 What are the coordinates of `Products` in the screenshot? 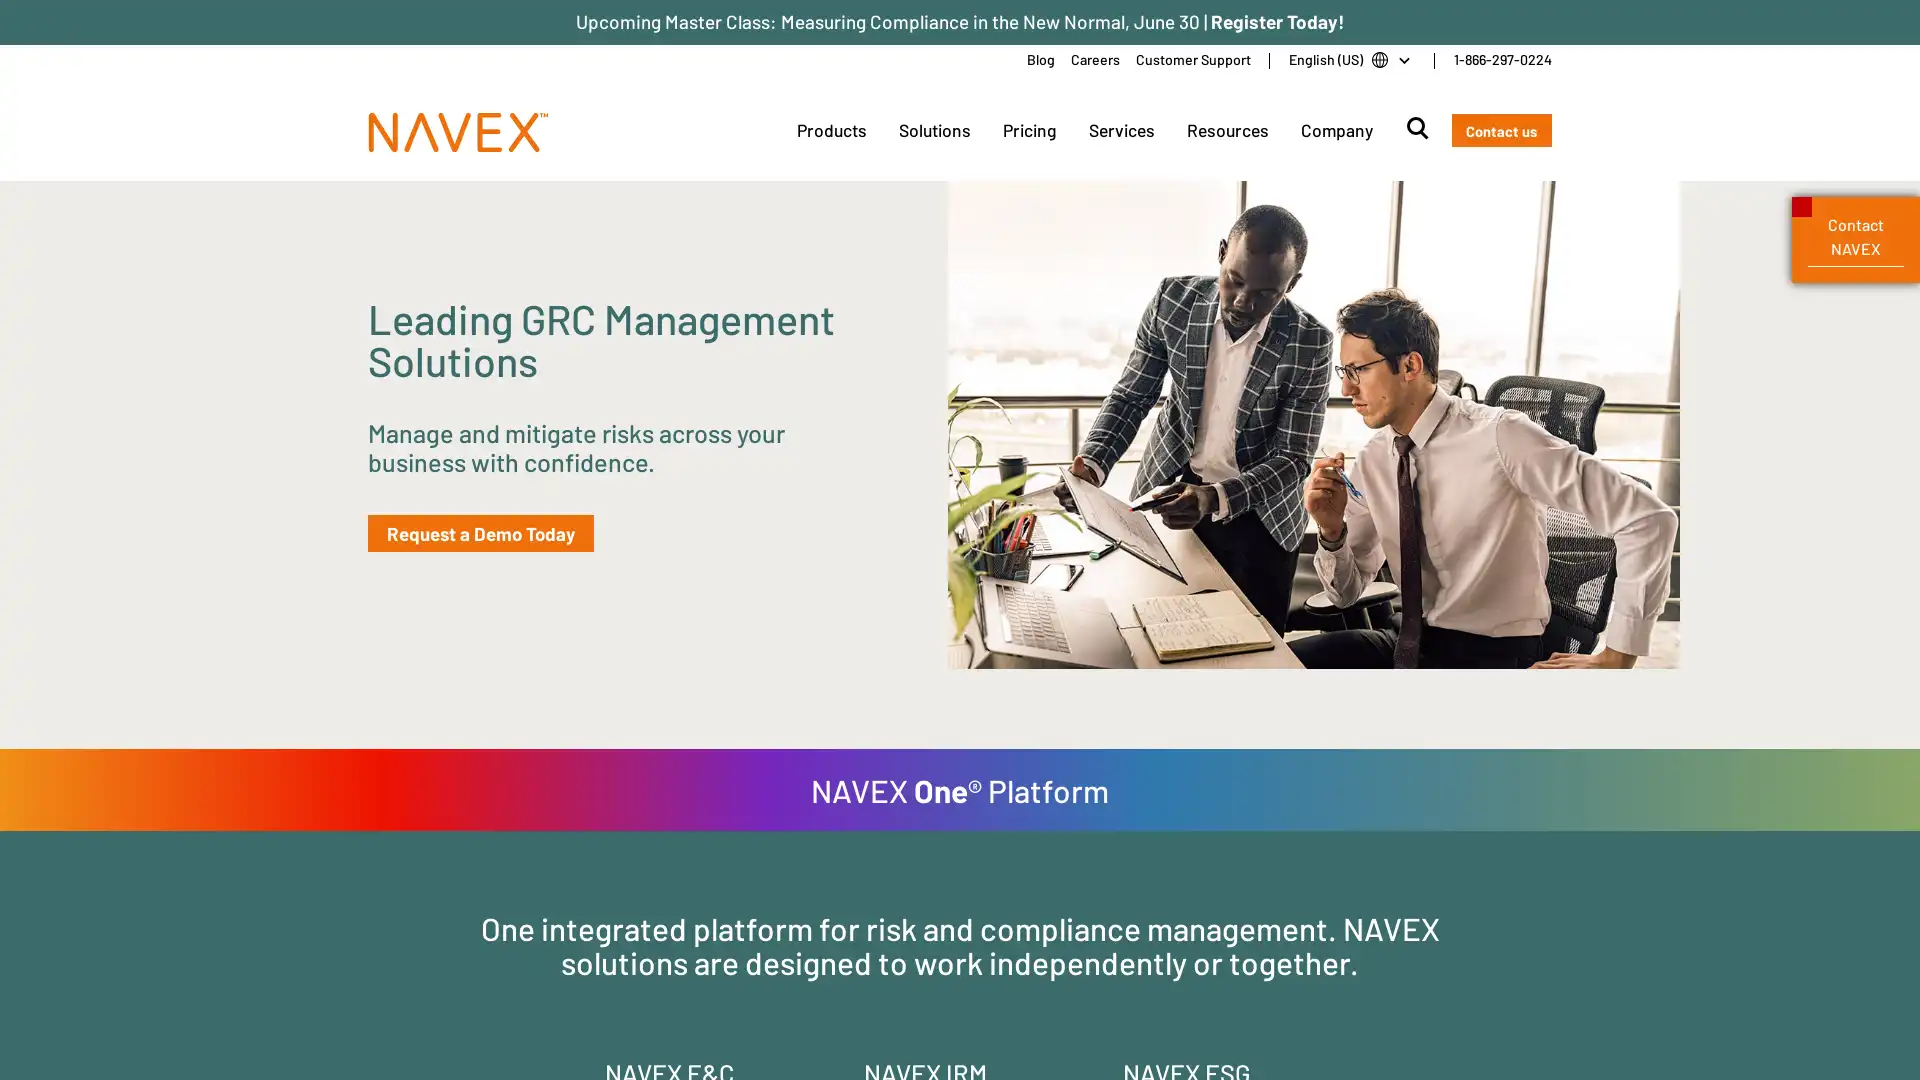 It's located at (830, 130).